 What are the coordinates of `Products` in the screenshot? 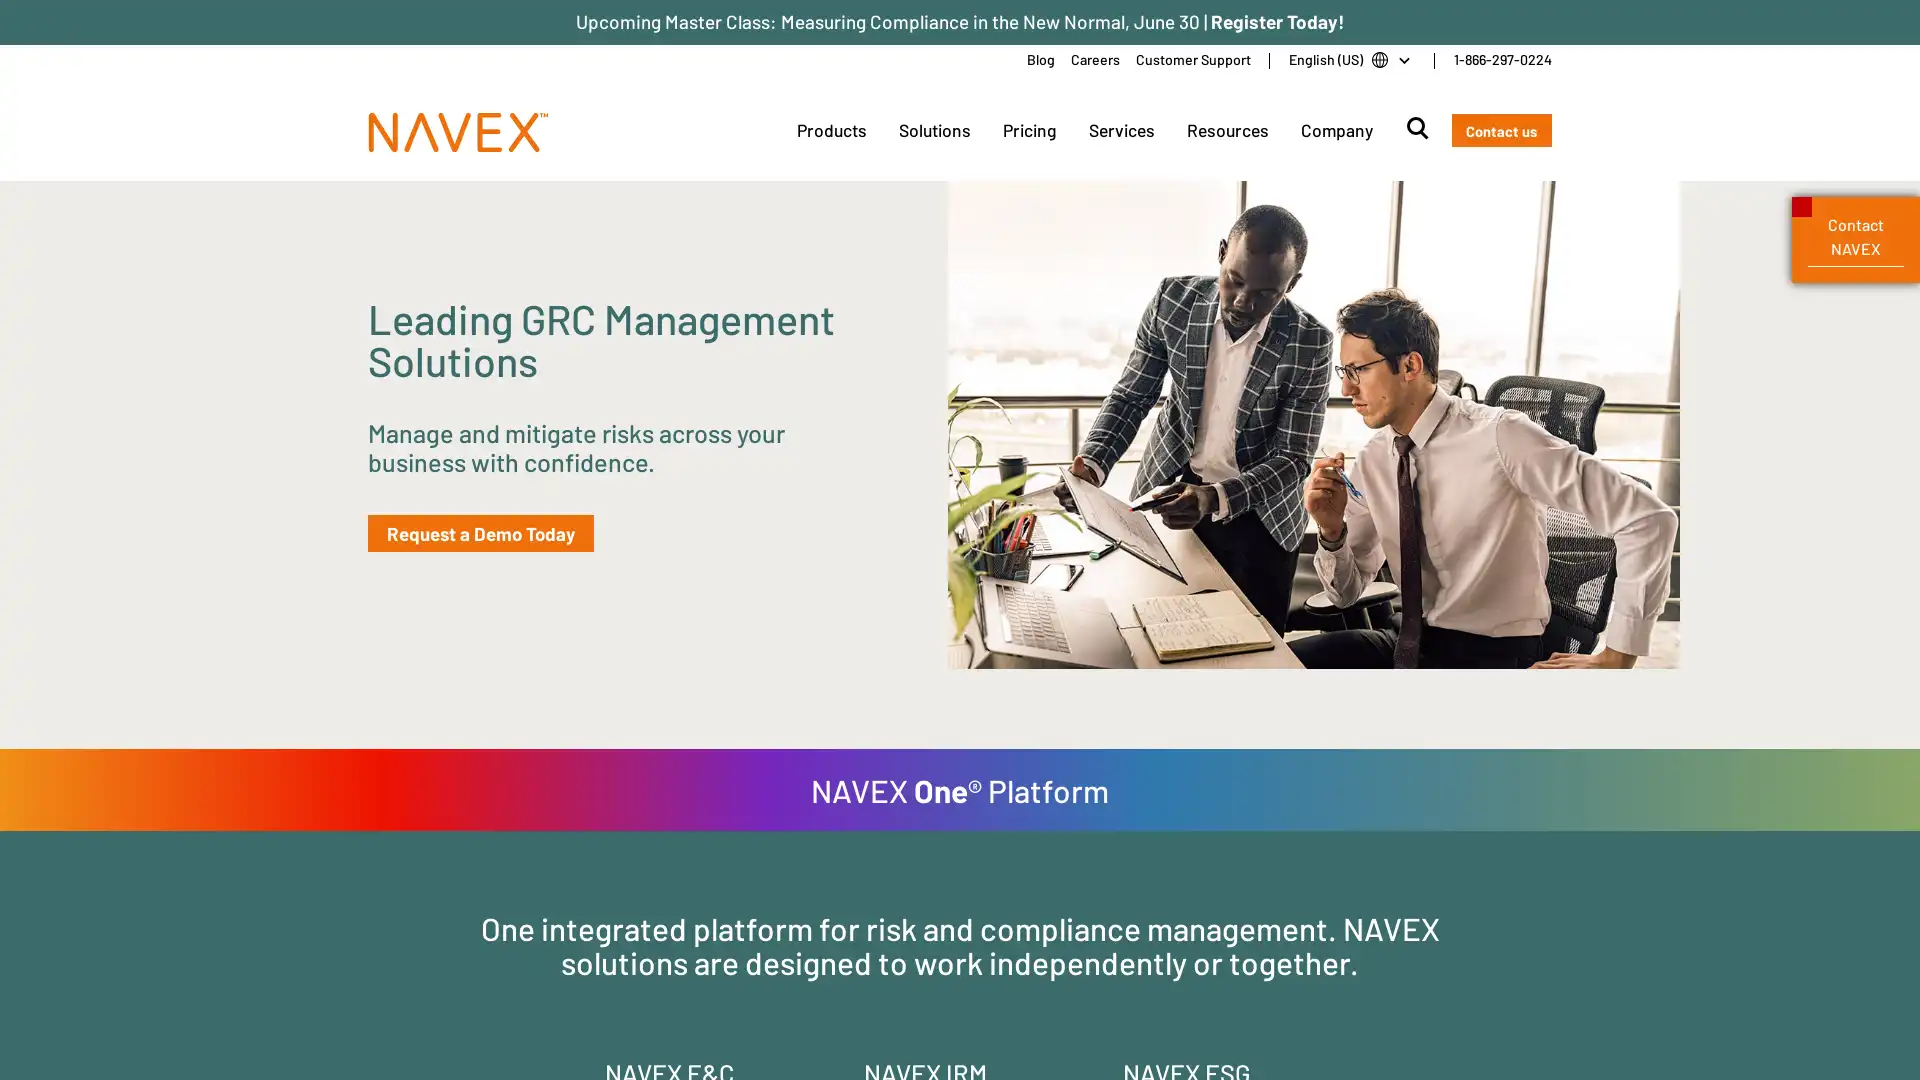 It's located at (830, 130).